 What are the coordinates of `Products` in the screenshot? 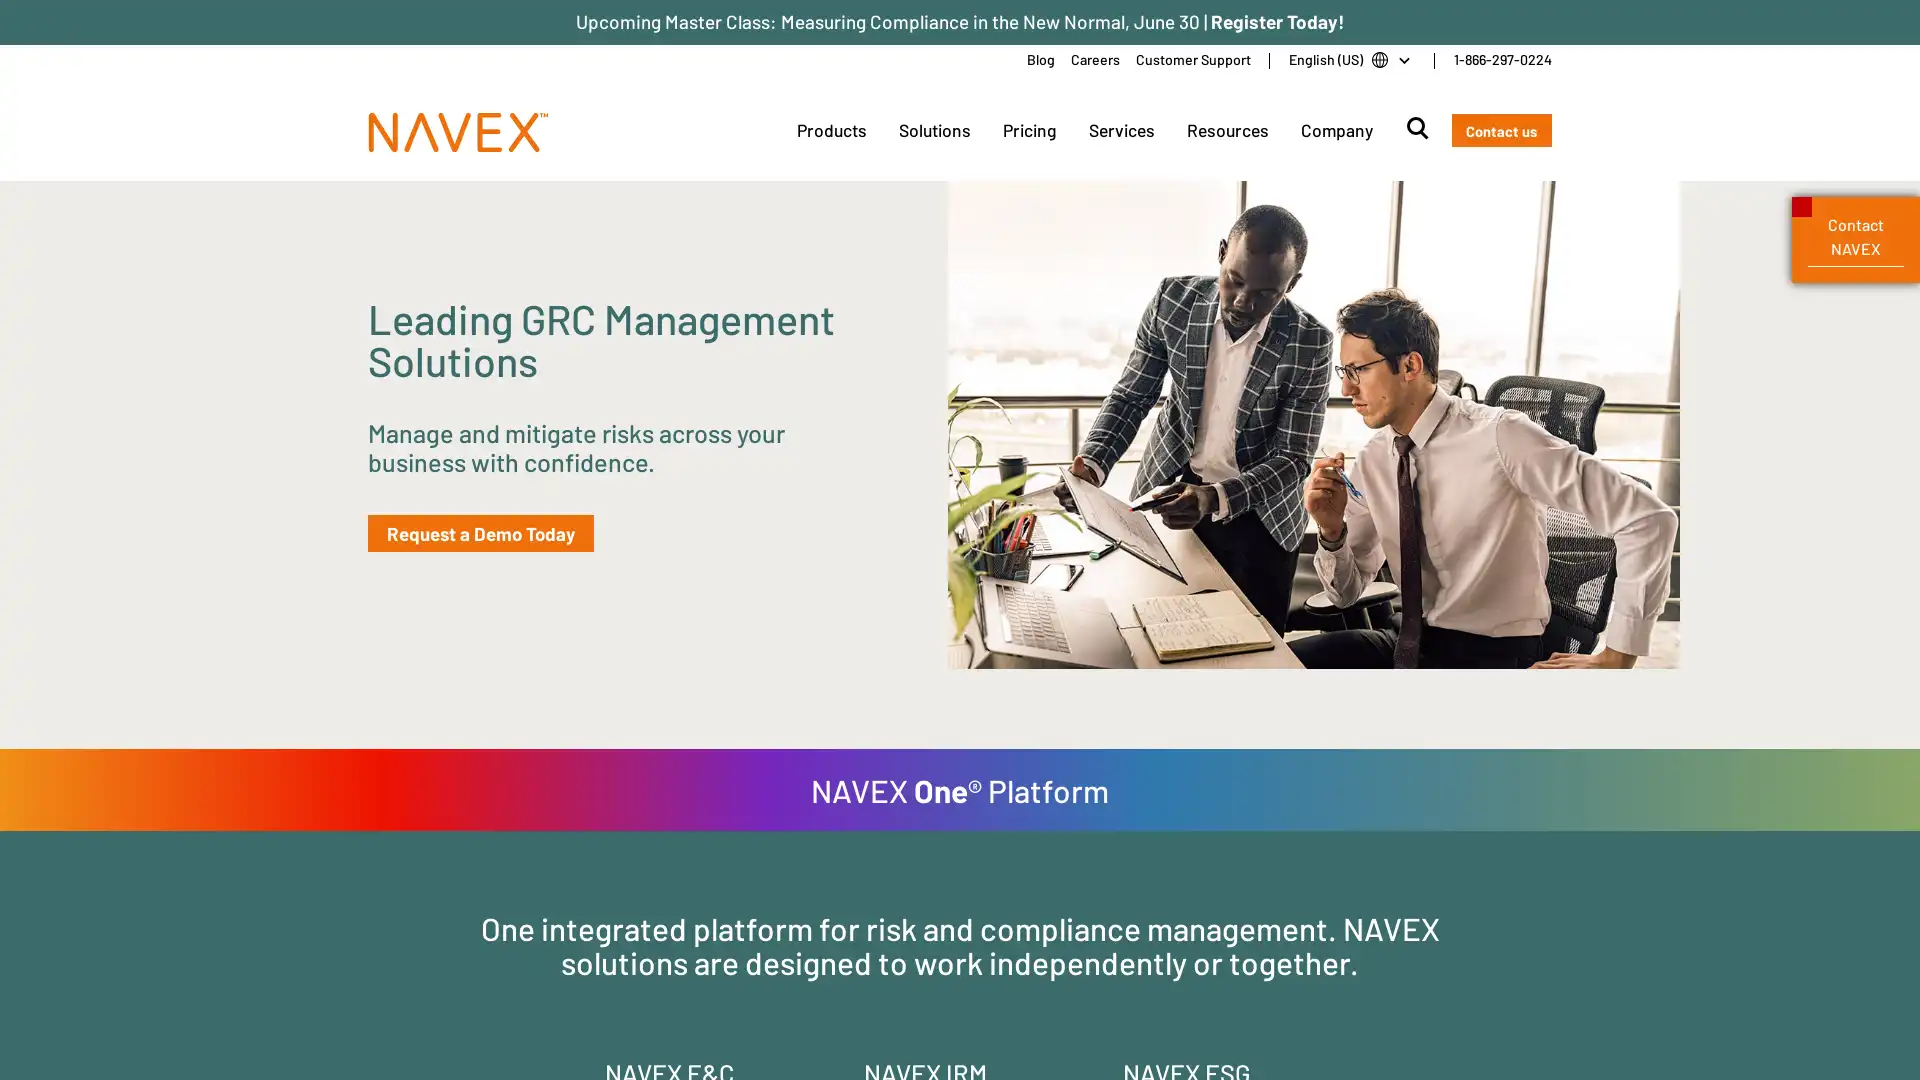 It's located at (830, 130).